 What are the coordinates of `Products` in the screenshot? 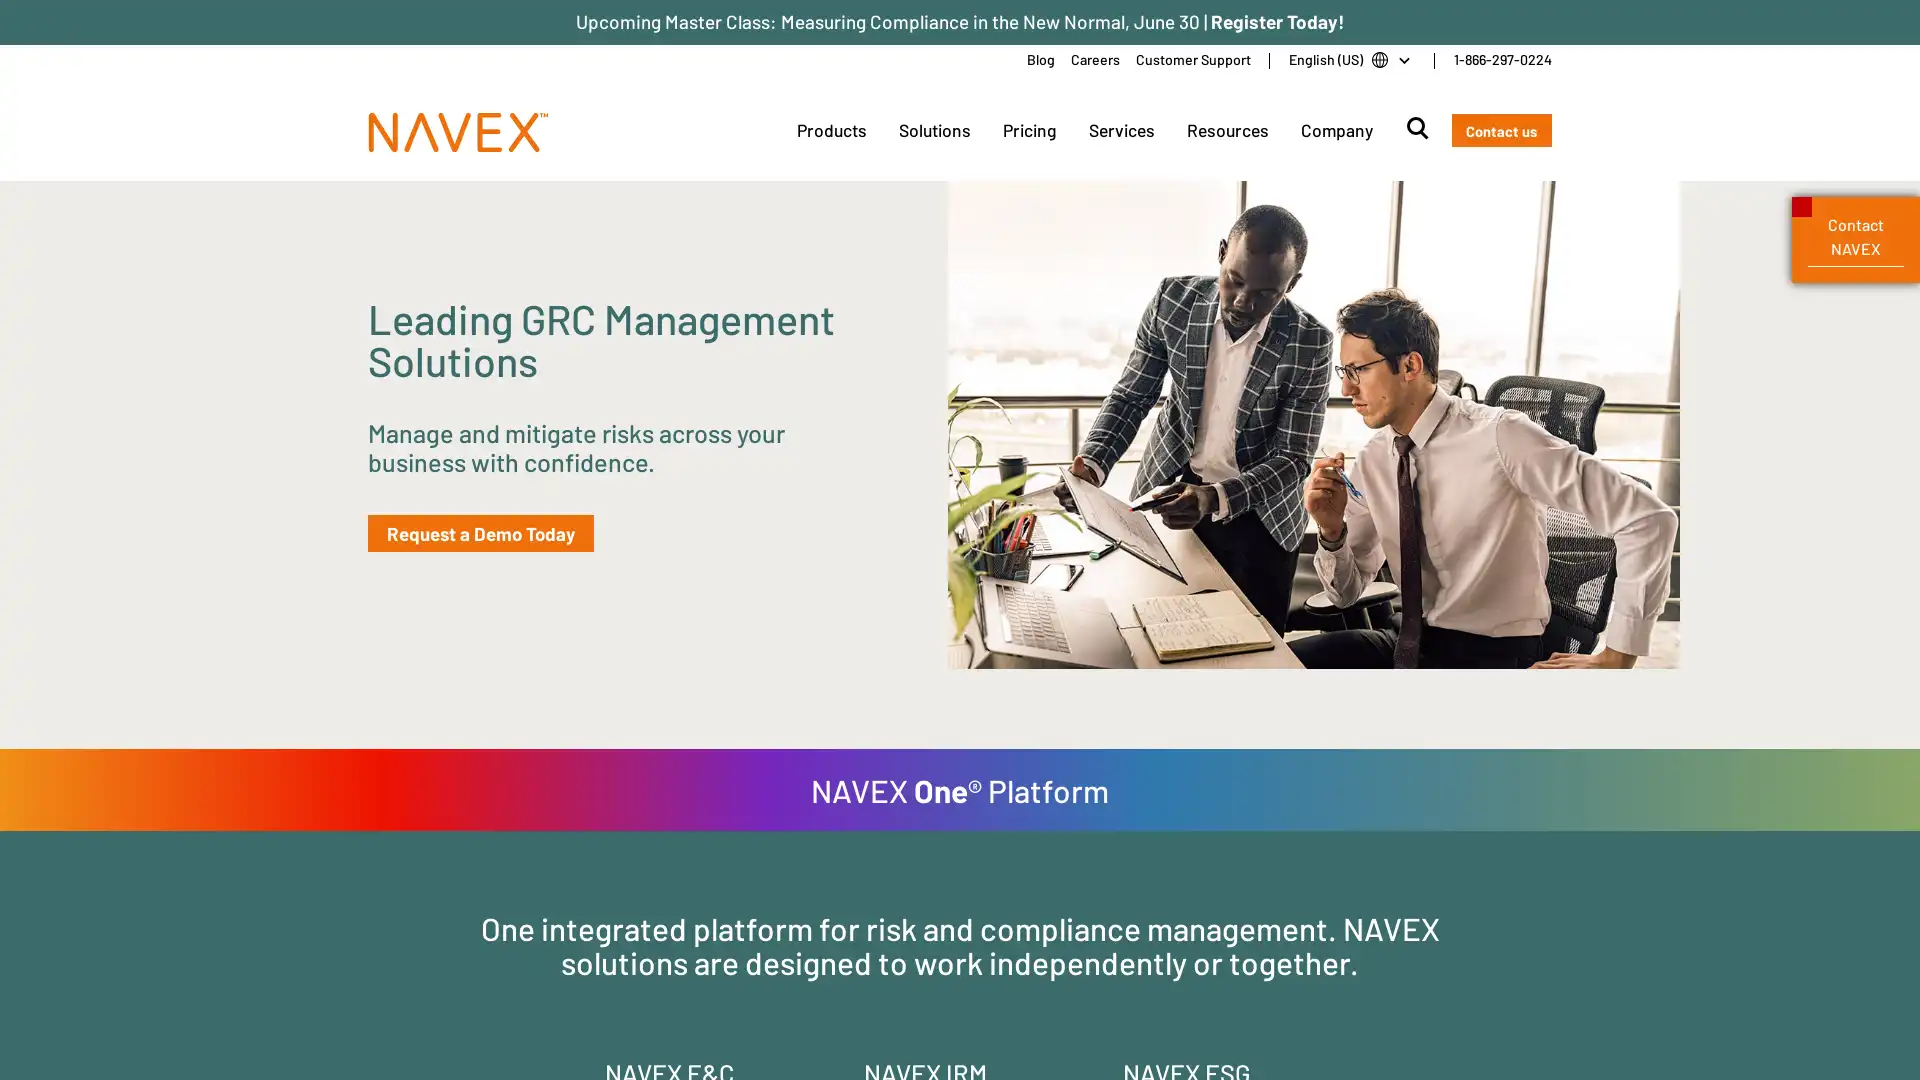 It's located at (830, 130).